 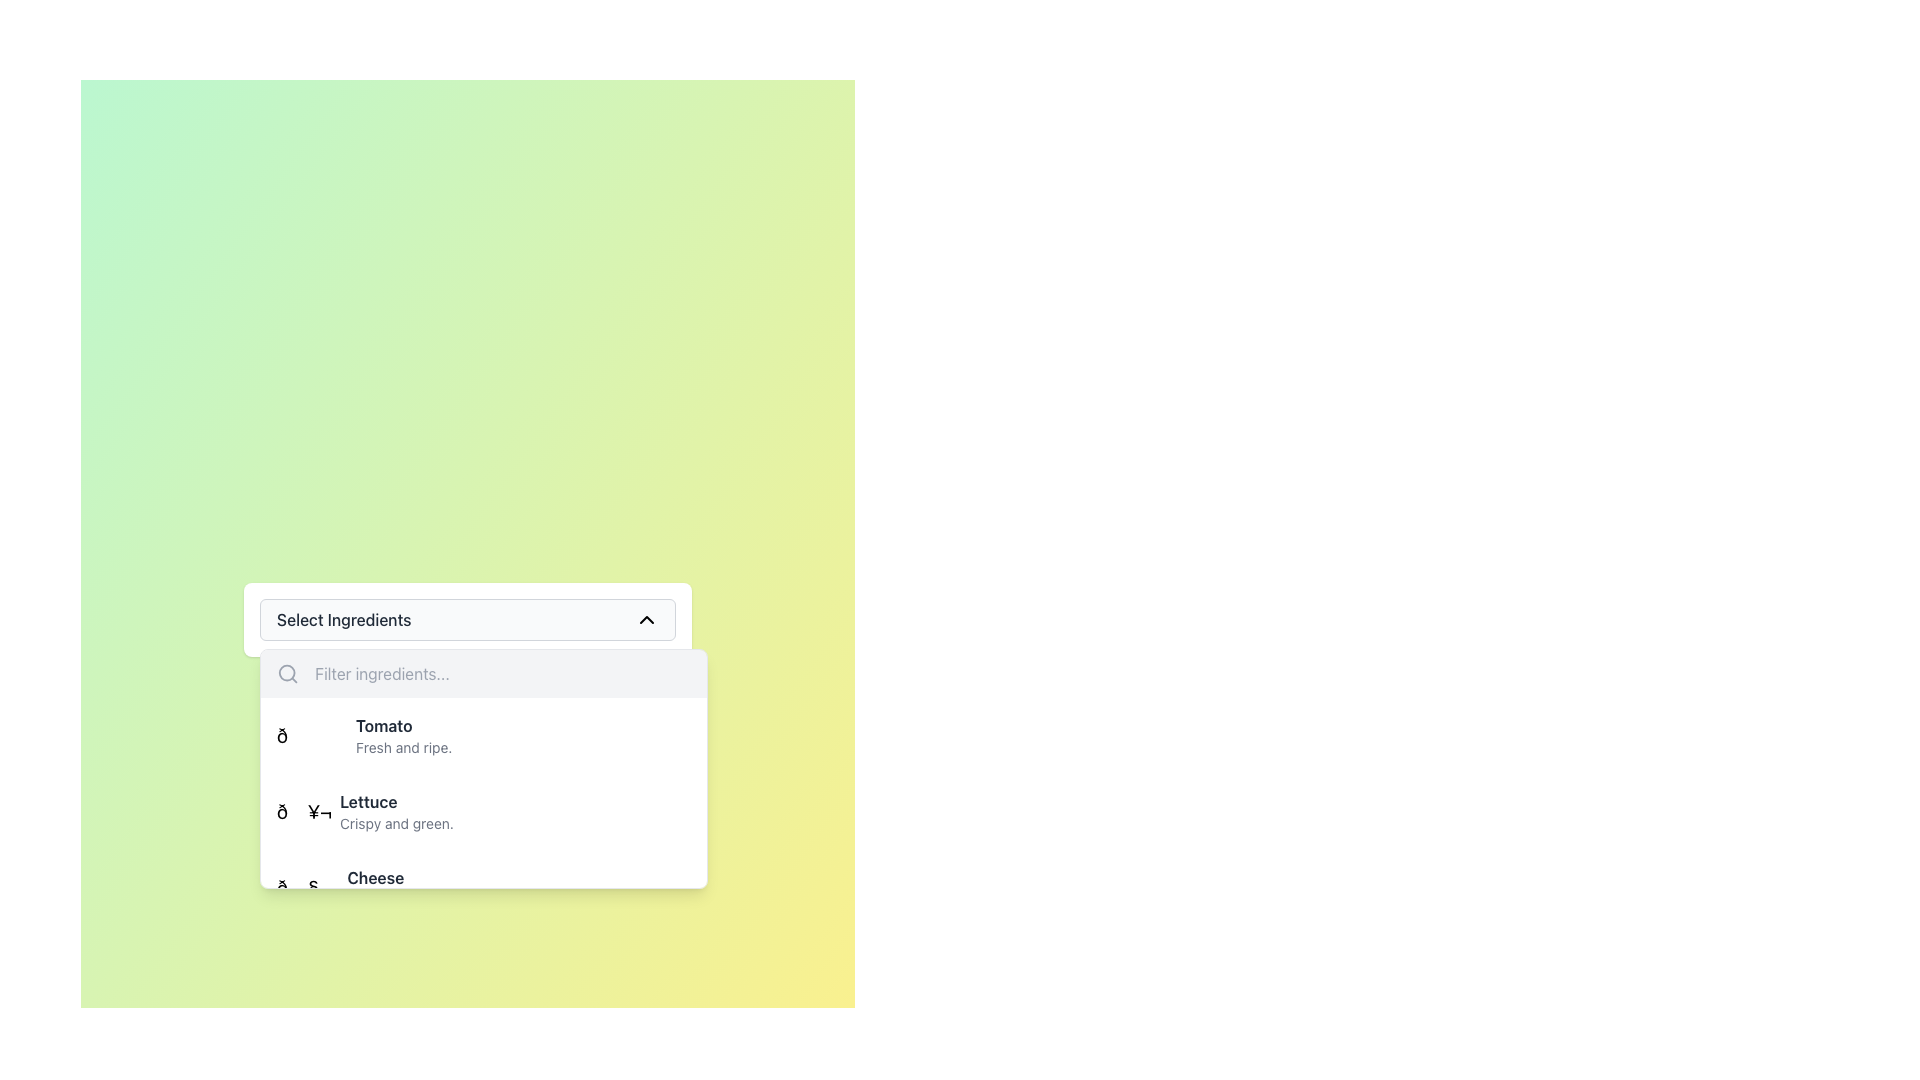 What do you see at coordinates (413, 898) in the screenshot?
I see `the label displaying 'Creamy and smooth.' which is located below the 'Cheese' title in the dropdown menu` at bounding box center [413, 898].